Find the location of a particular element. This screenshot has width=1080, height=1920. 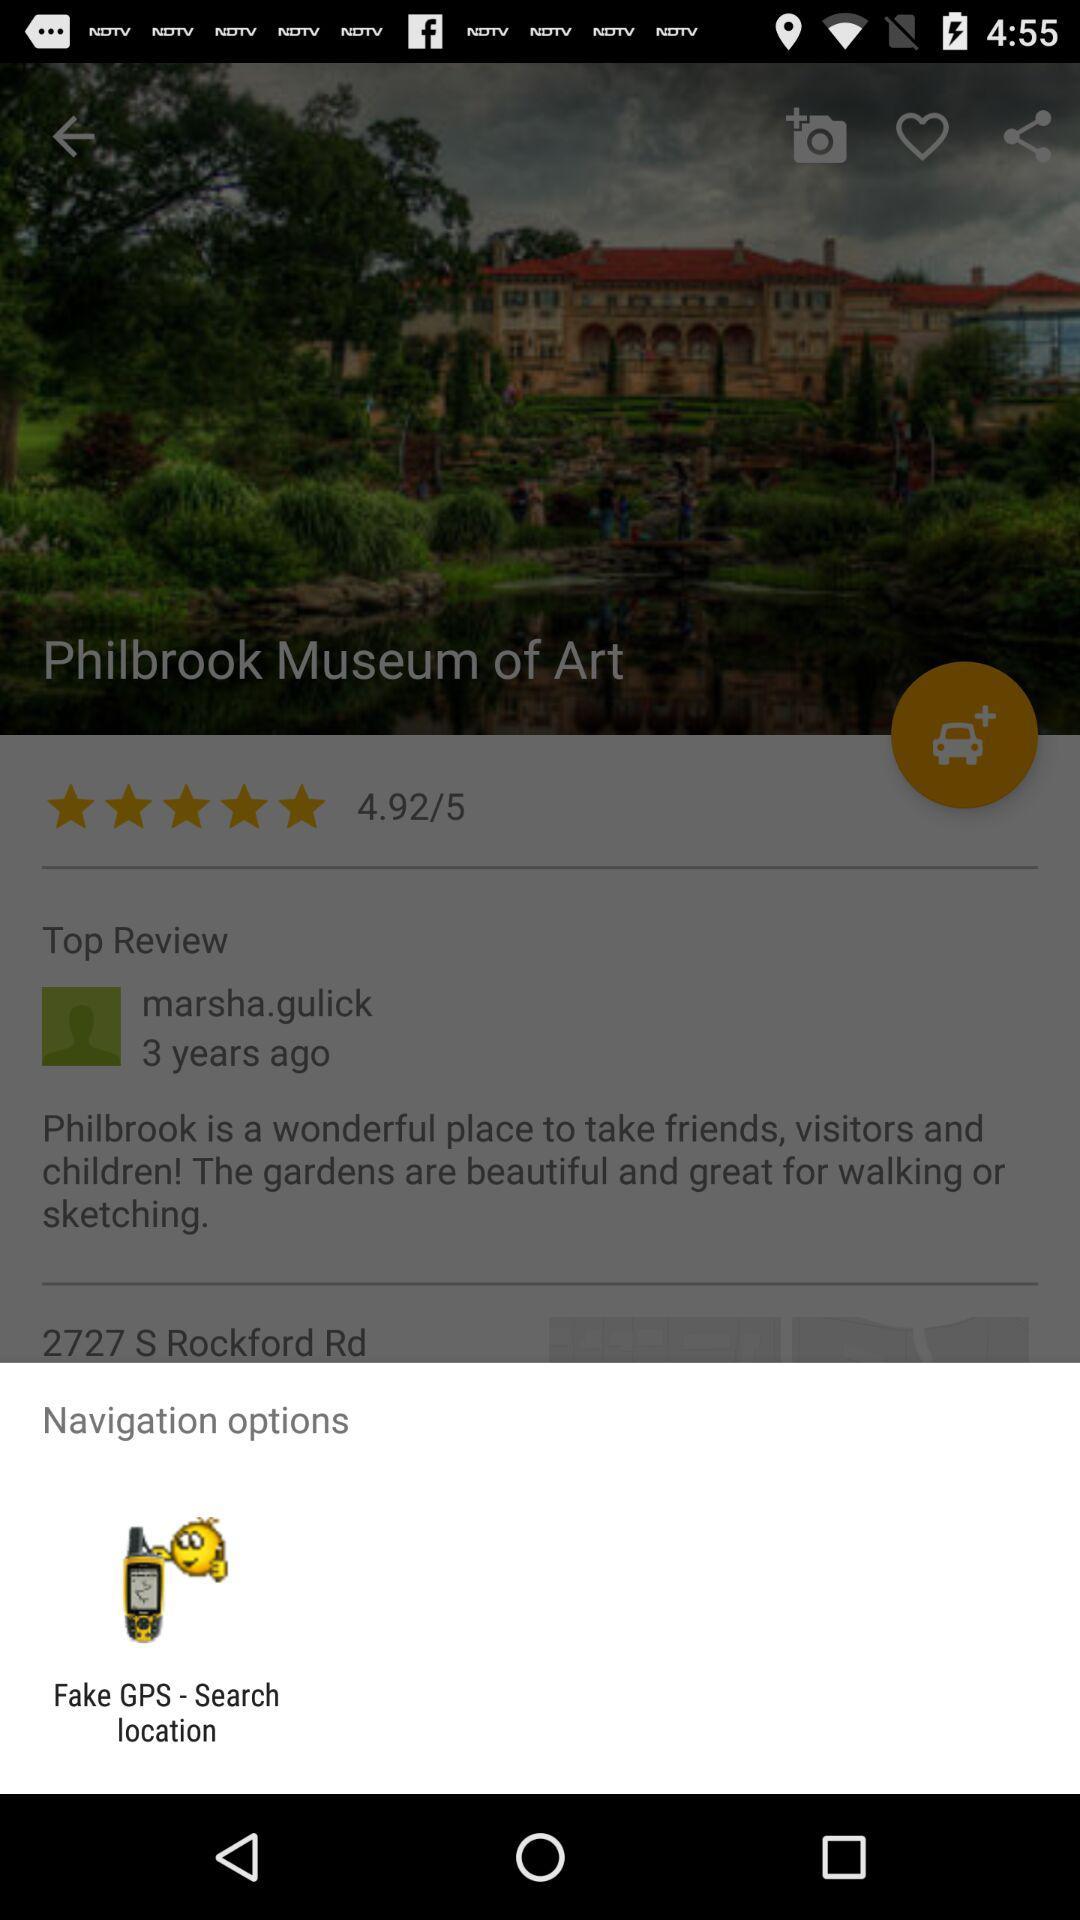

the fake gps search icon is located at coordinates (165, 1711).